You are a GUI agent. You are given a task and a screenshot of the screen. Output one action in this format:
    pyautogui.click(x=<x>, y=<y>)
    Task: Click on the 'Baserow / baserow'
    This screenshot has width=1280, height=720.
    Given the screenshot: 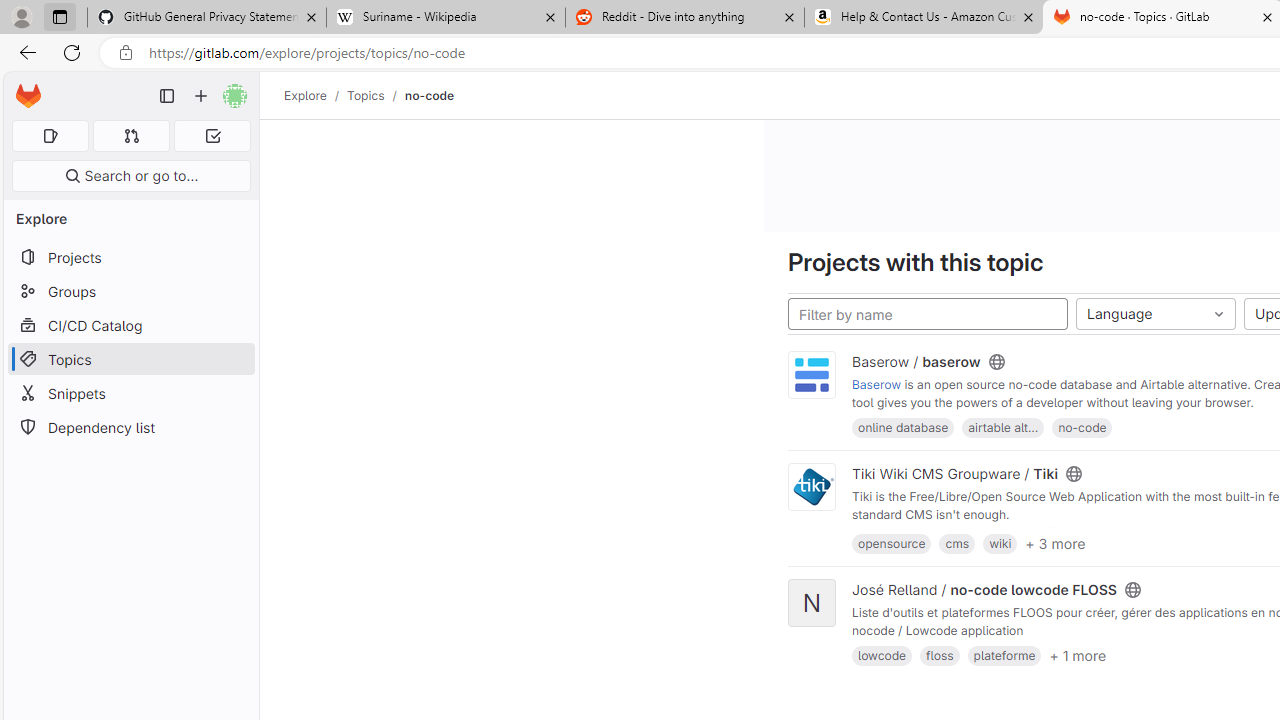 What is the action you would take?
    pyautogui.click(x=915, y=361)
    